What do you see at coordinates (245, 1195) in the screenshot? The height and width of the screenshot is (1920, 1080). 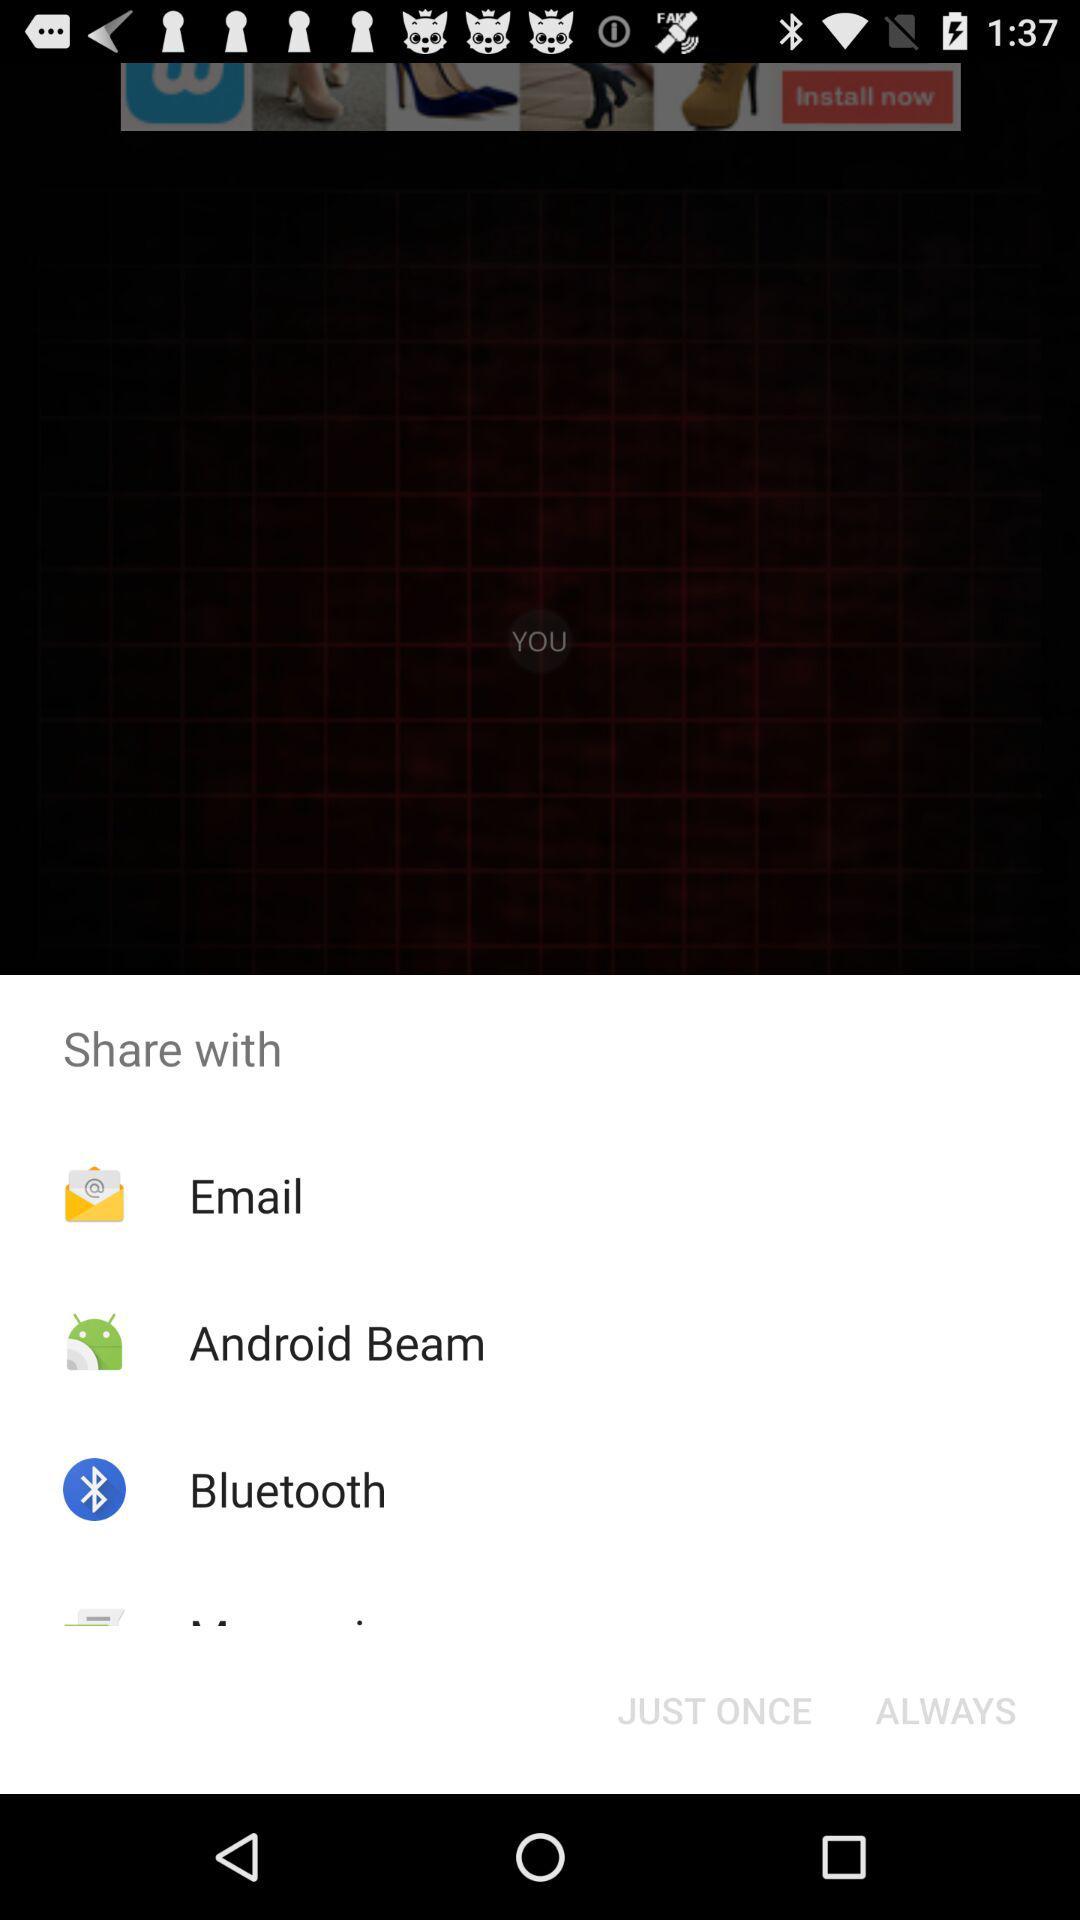 I see `the email icon` at bounding box center [245, 1195].